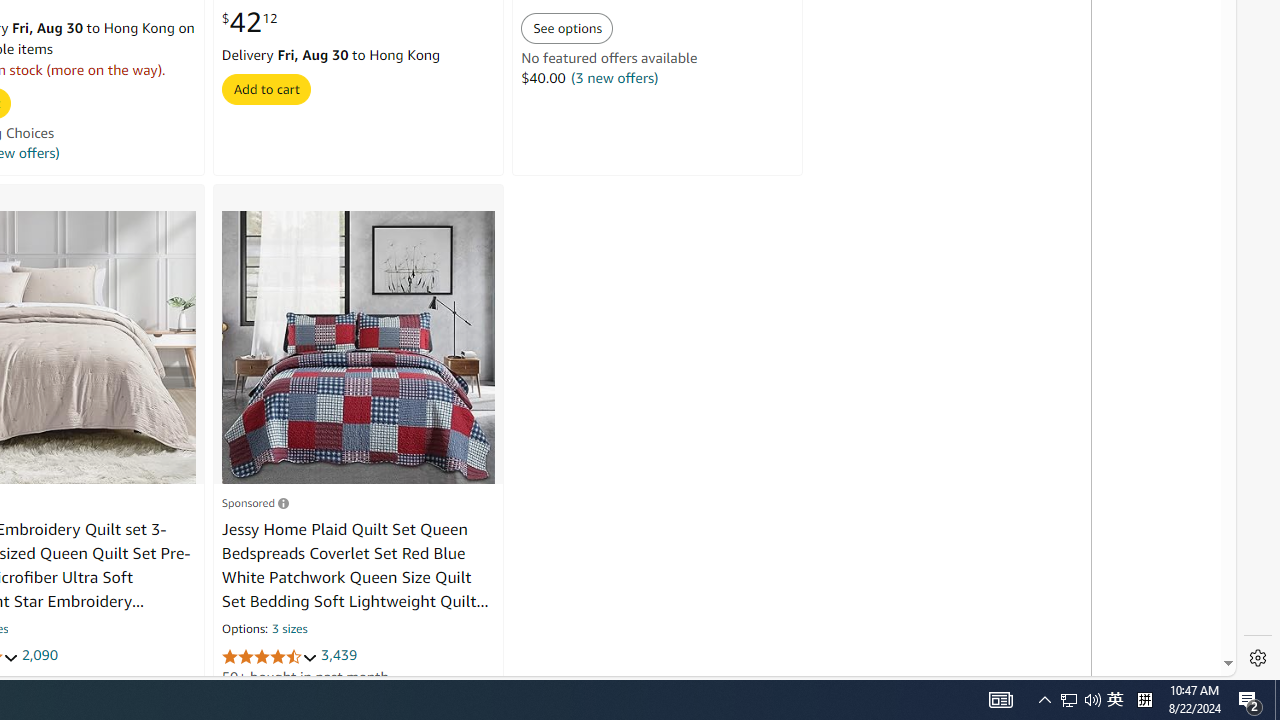 The image size is (1280, 720). What do you see at coordinates (39, 655) in the screenshot?
I see `'2,090'` at bounding box center [39, 655].